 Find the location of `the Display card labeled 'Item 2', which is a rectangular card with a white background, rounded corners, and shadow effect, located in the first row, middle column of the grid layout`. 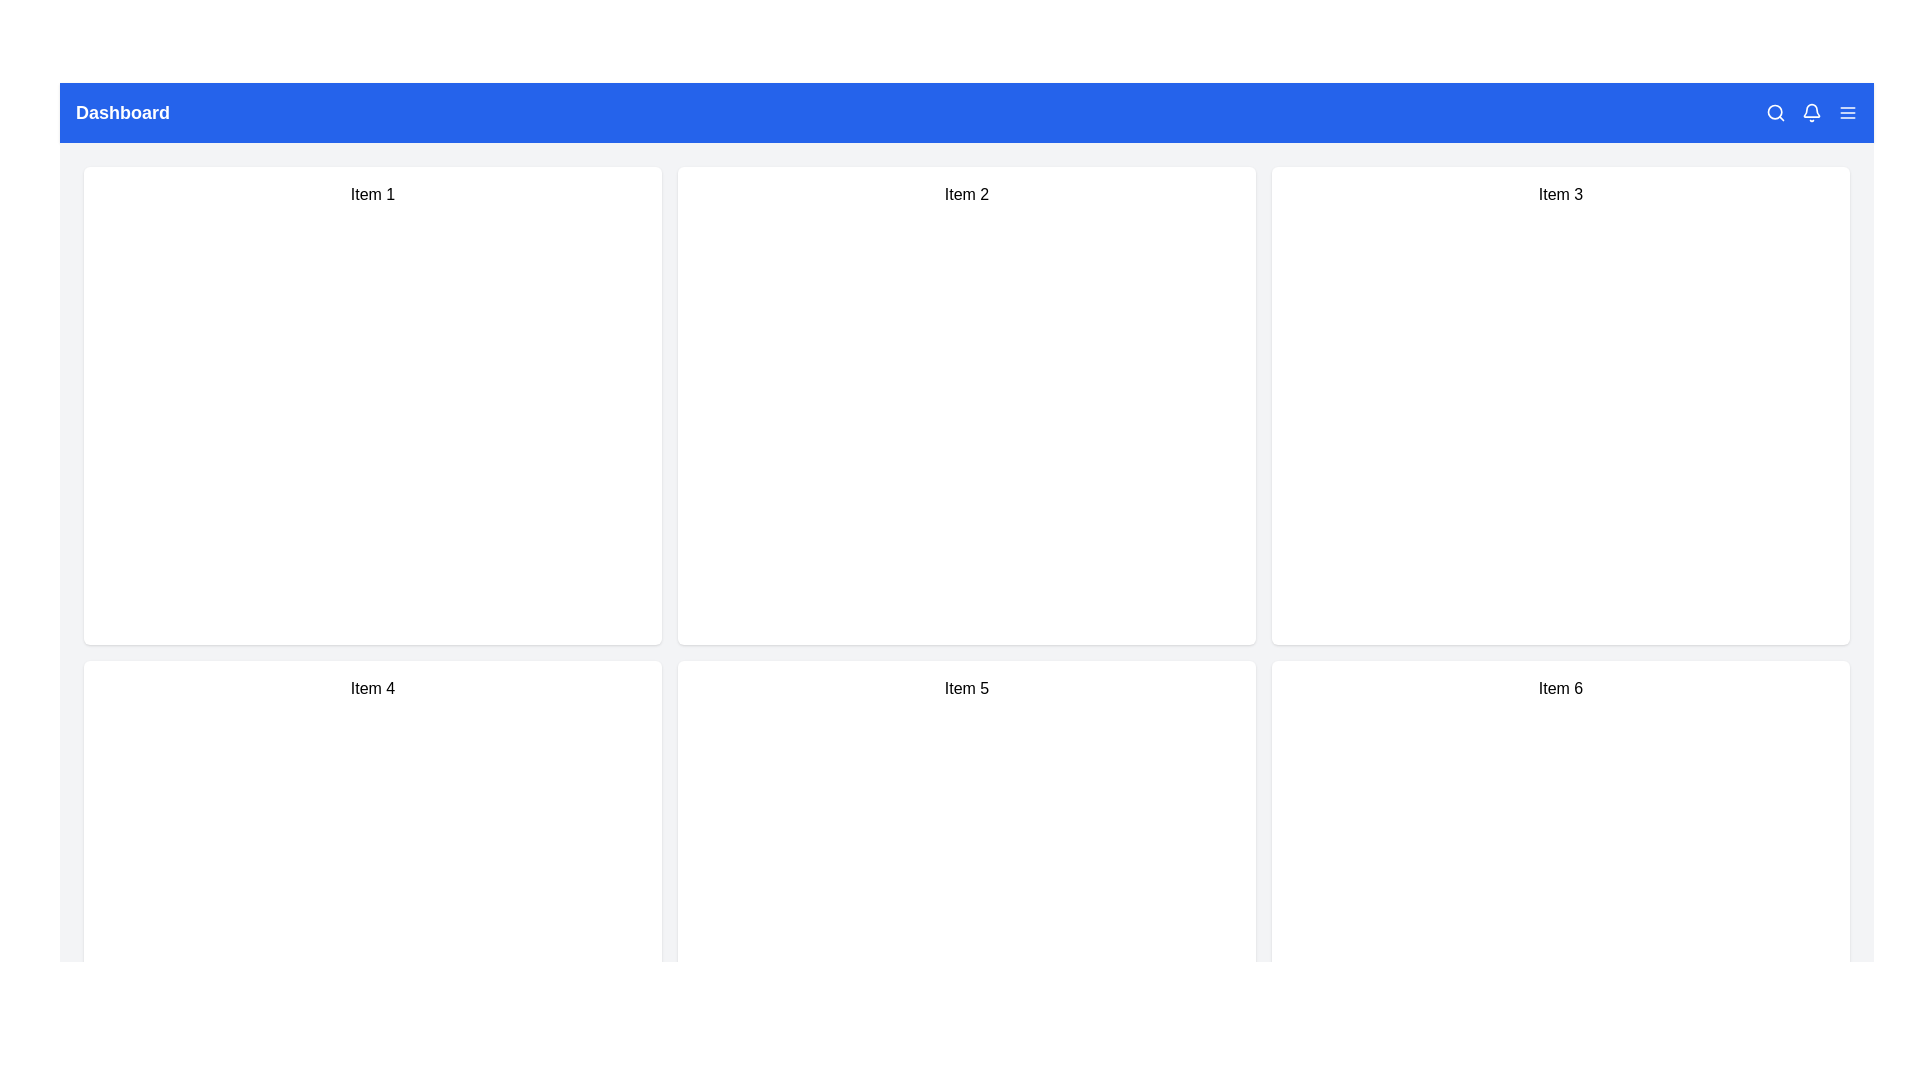

the Display card labeled 'Item 2', which is a rectangular card with a white background, rounded corners, and shadow effect, located in the first row, middle column of the grid layout is located at coordinates (966, 405).